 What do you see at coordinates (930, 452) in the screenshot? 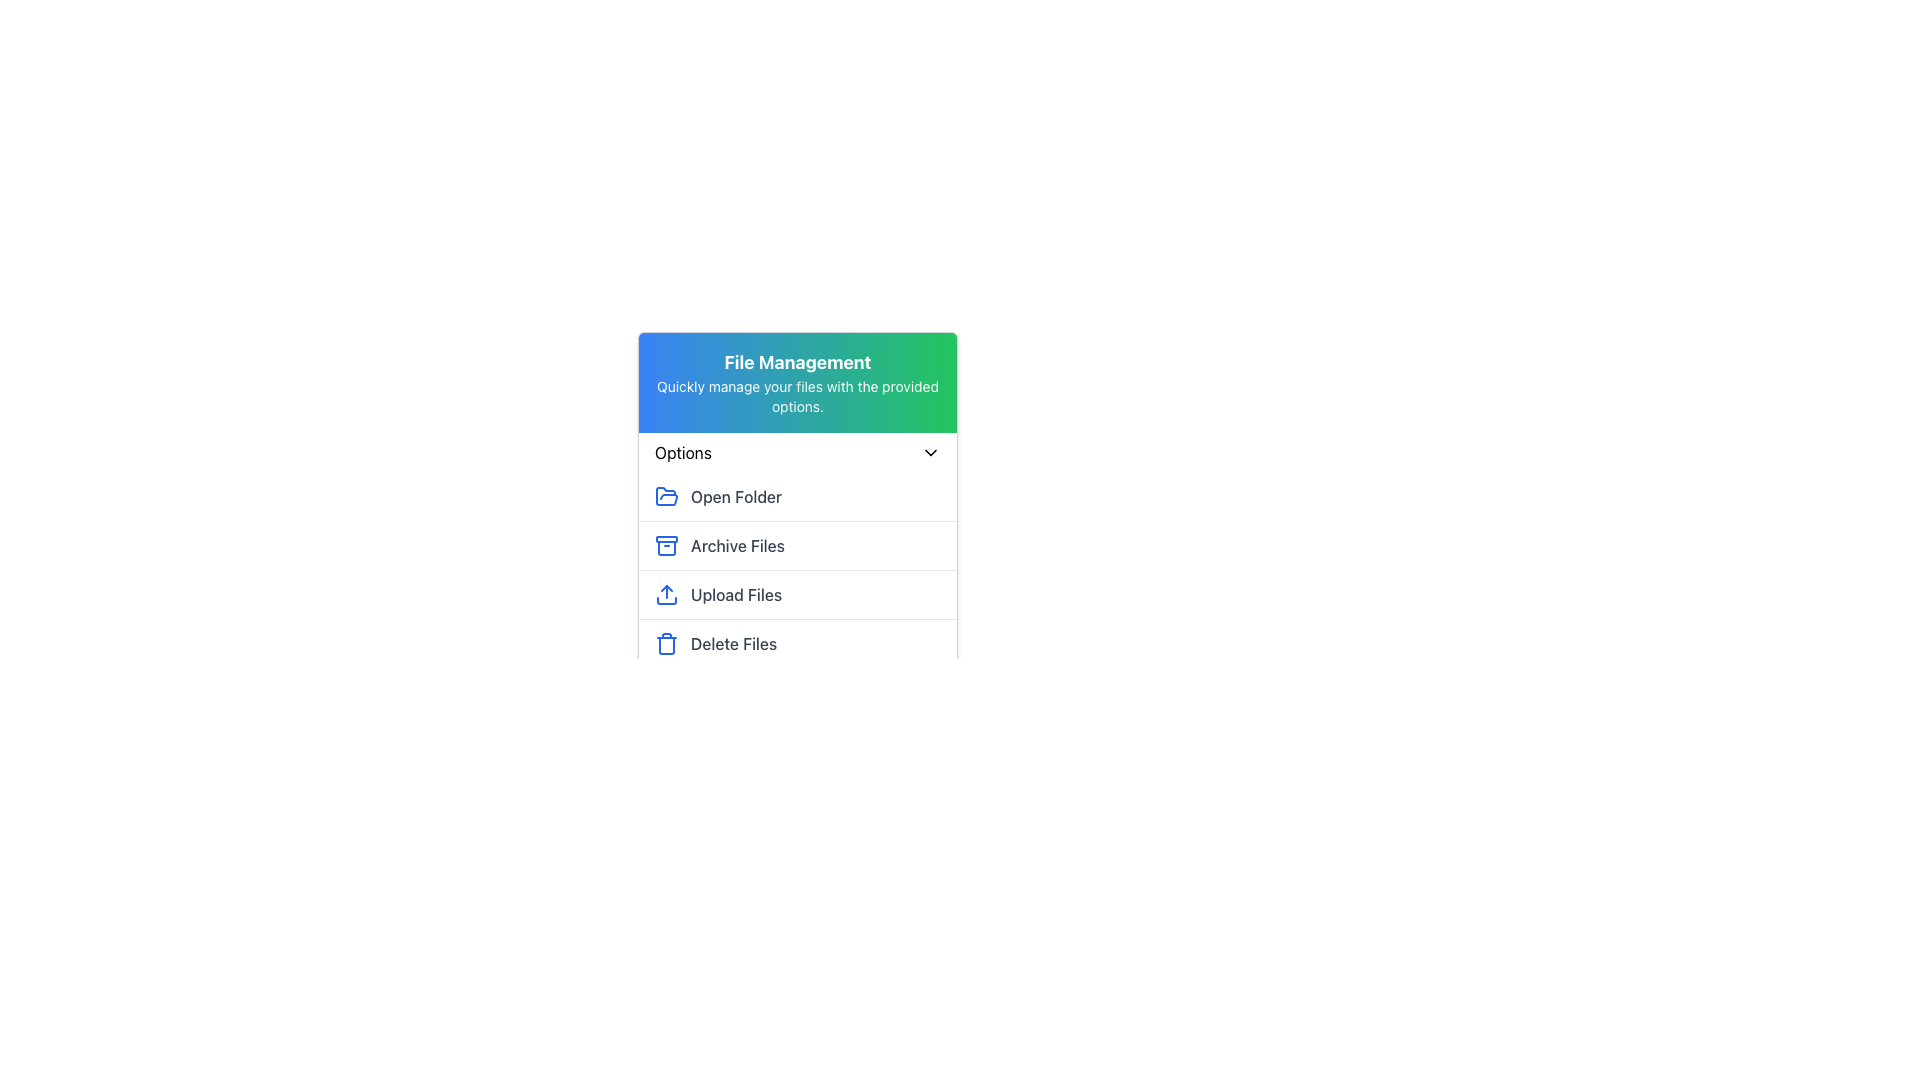
I see `the downward-pointing arrow icon in the top-right corner of the 'Options' button` at bounding box center [930, 452].